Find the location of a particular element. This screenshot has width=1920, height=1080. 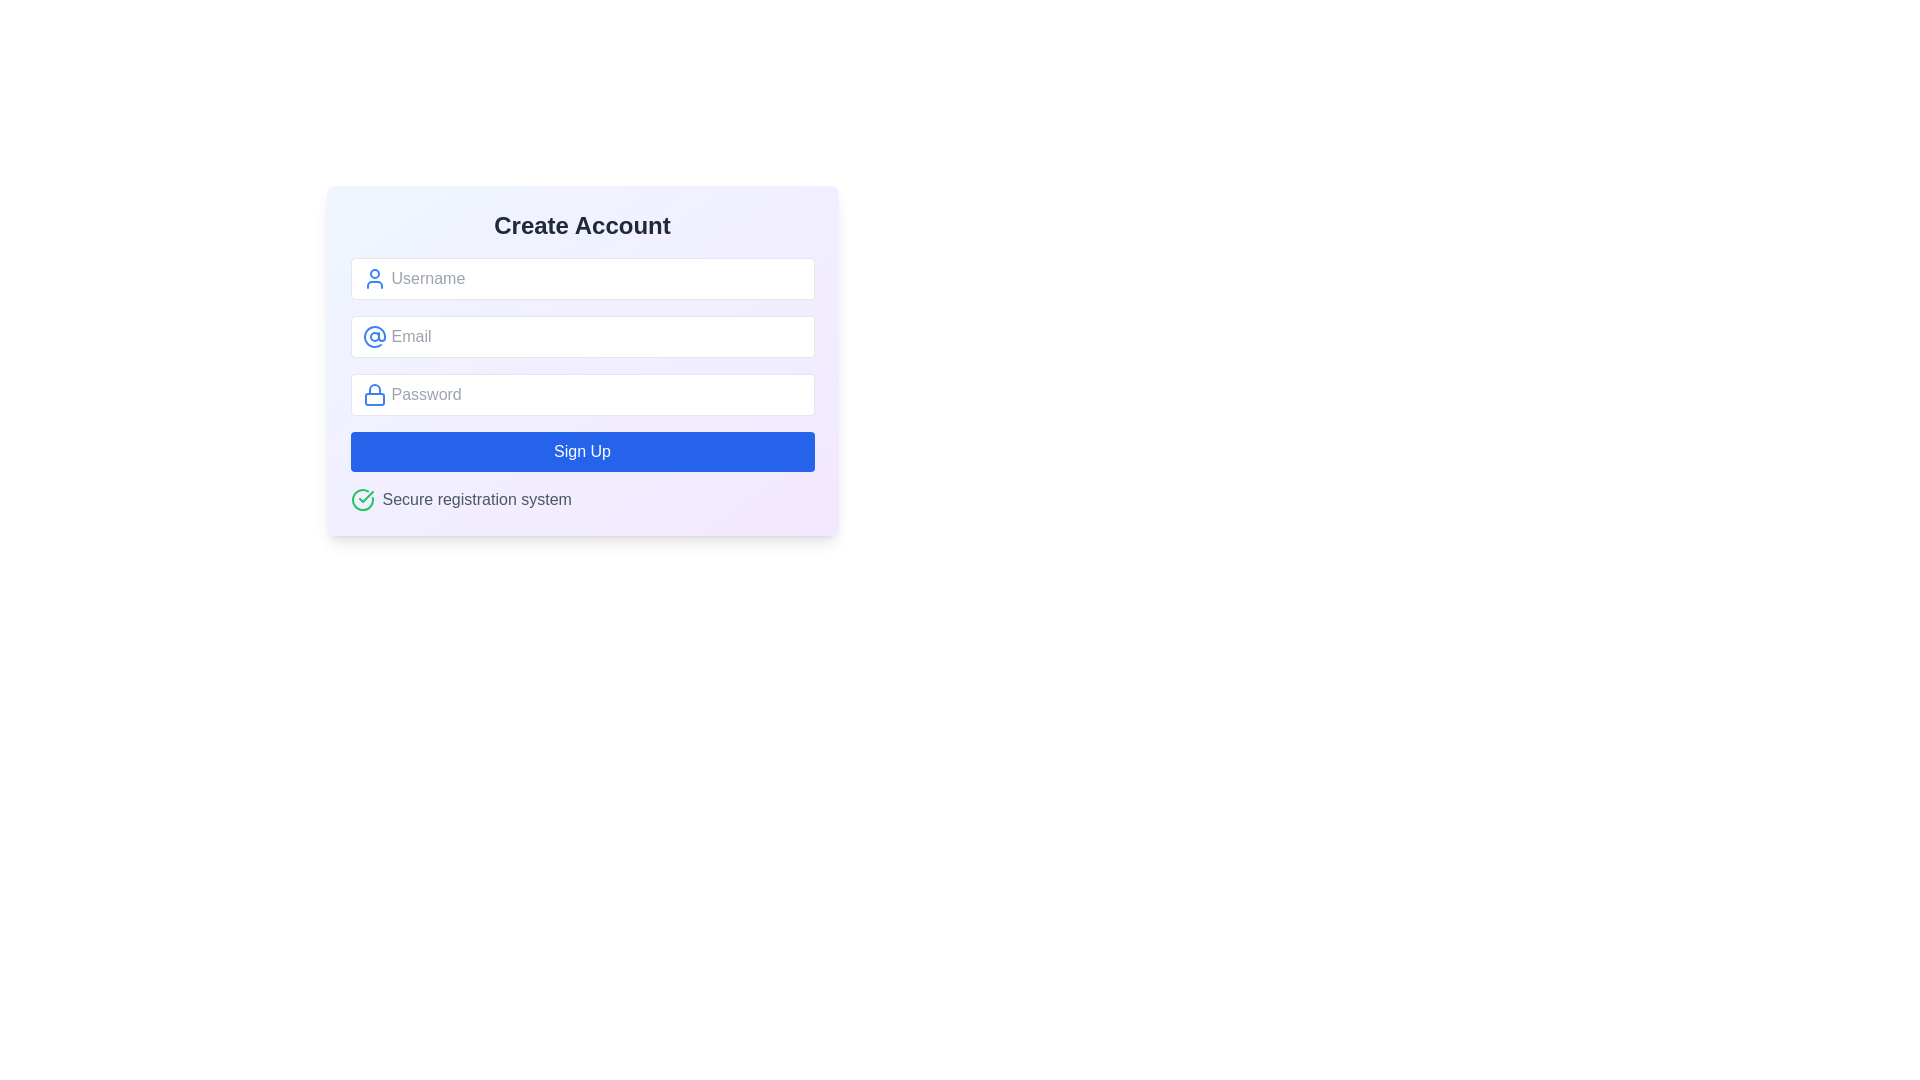

the green checkmark icon enclosed within a circular outline, located to the left of the text 'Secure registration system' is located at coordinates (362, 499).